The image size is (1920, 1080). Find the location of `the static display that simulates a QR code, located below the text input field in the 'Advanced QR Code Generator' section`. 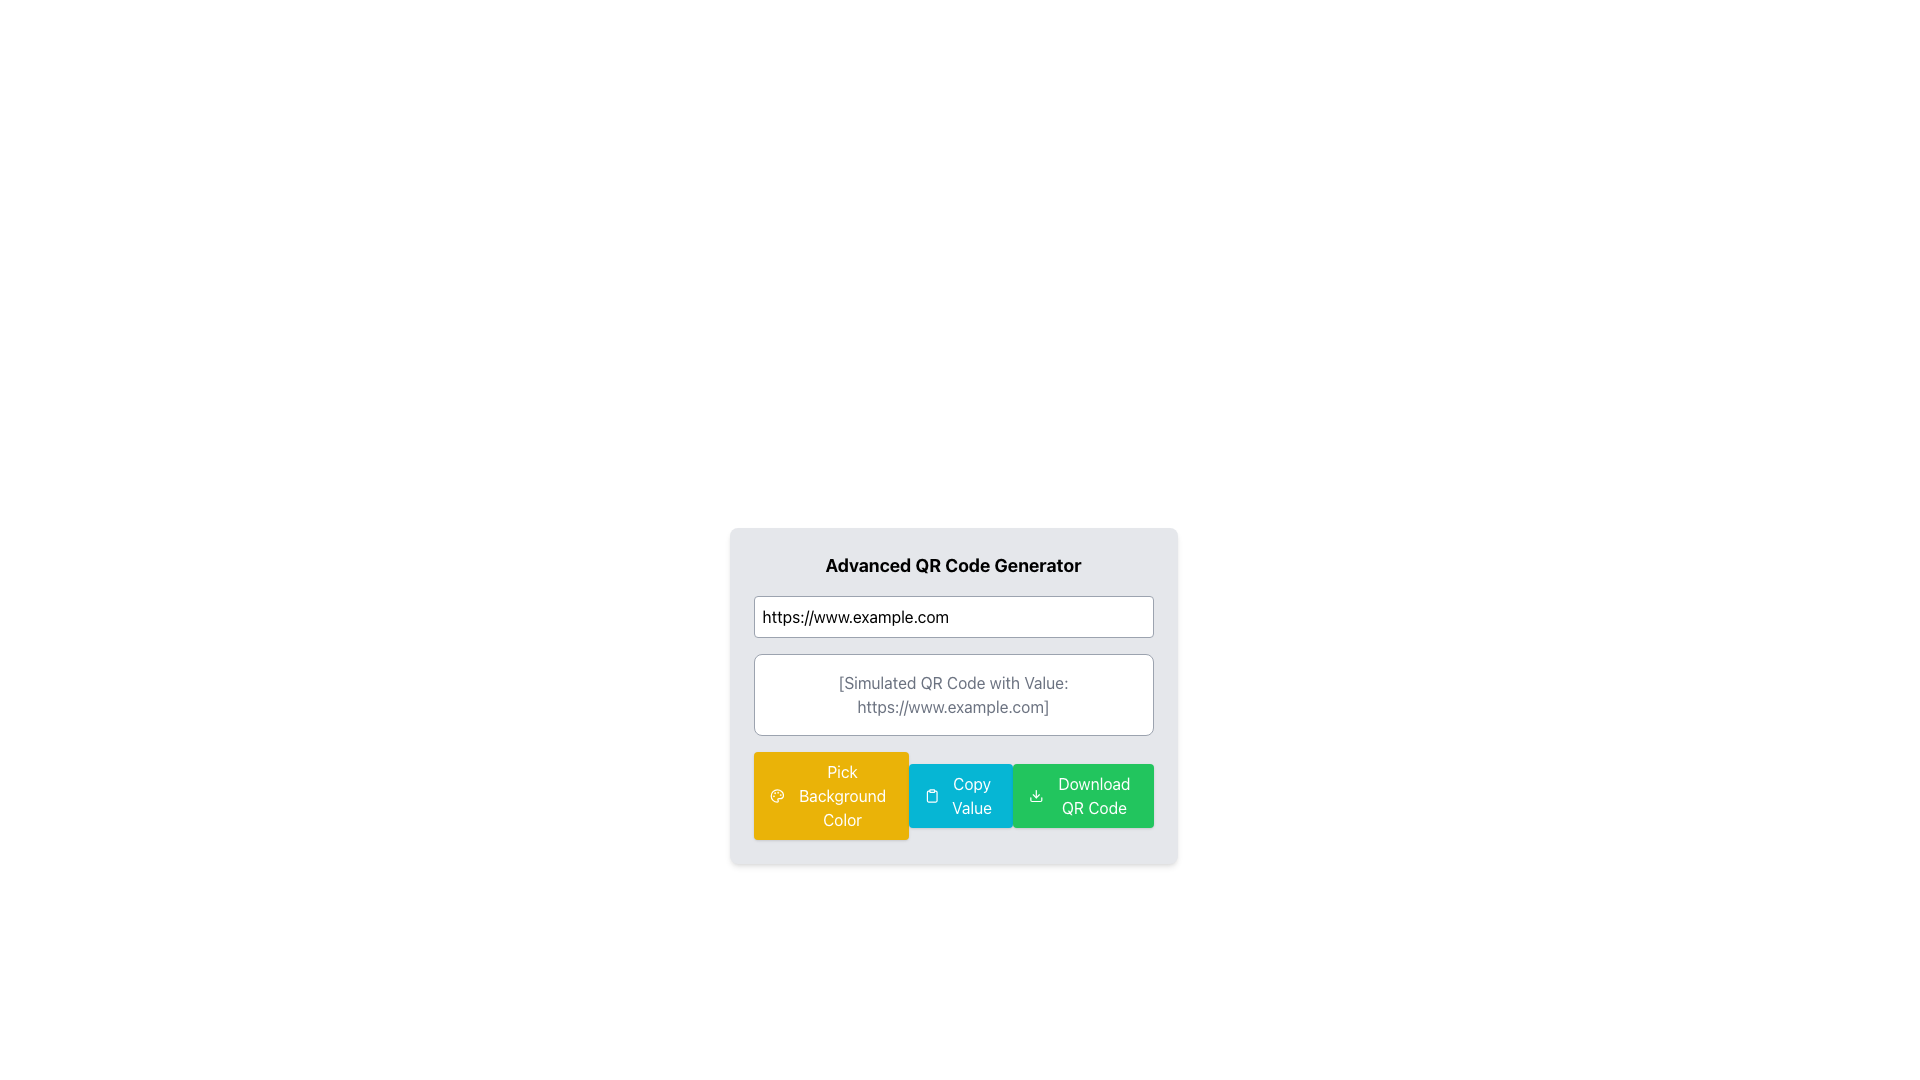

the static display that simulates a QR code, located below the text input field in the 'Advanced QR Code Generator' section is located at coordinates (952, 693).